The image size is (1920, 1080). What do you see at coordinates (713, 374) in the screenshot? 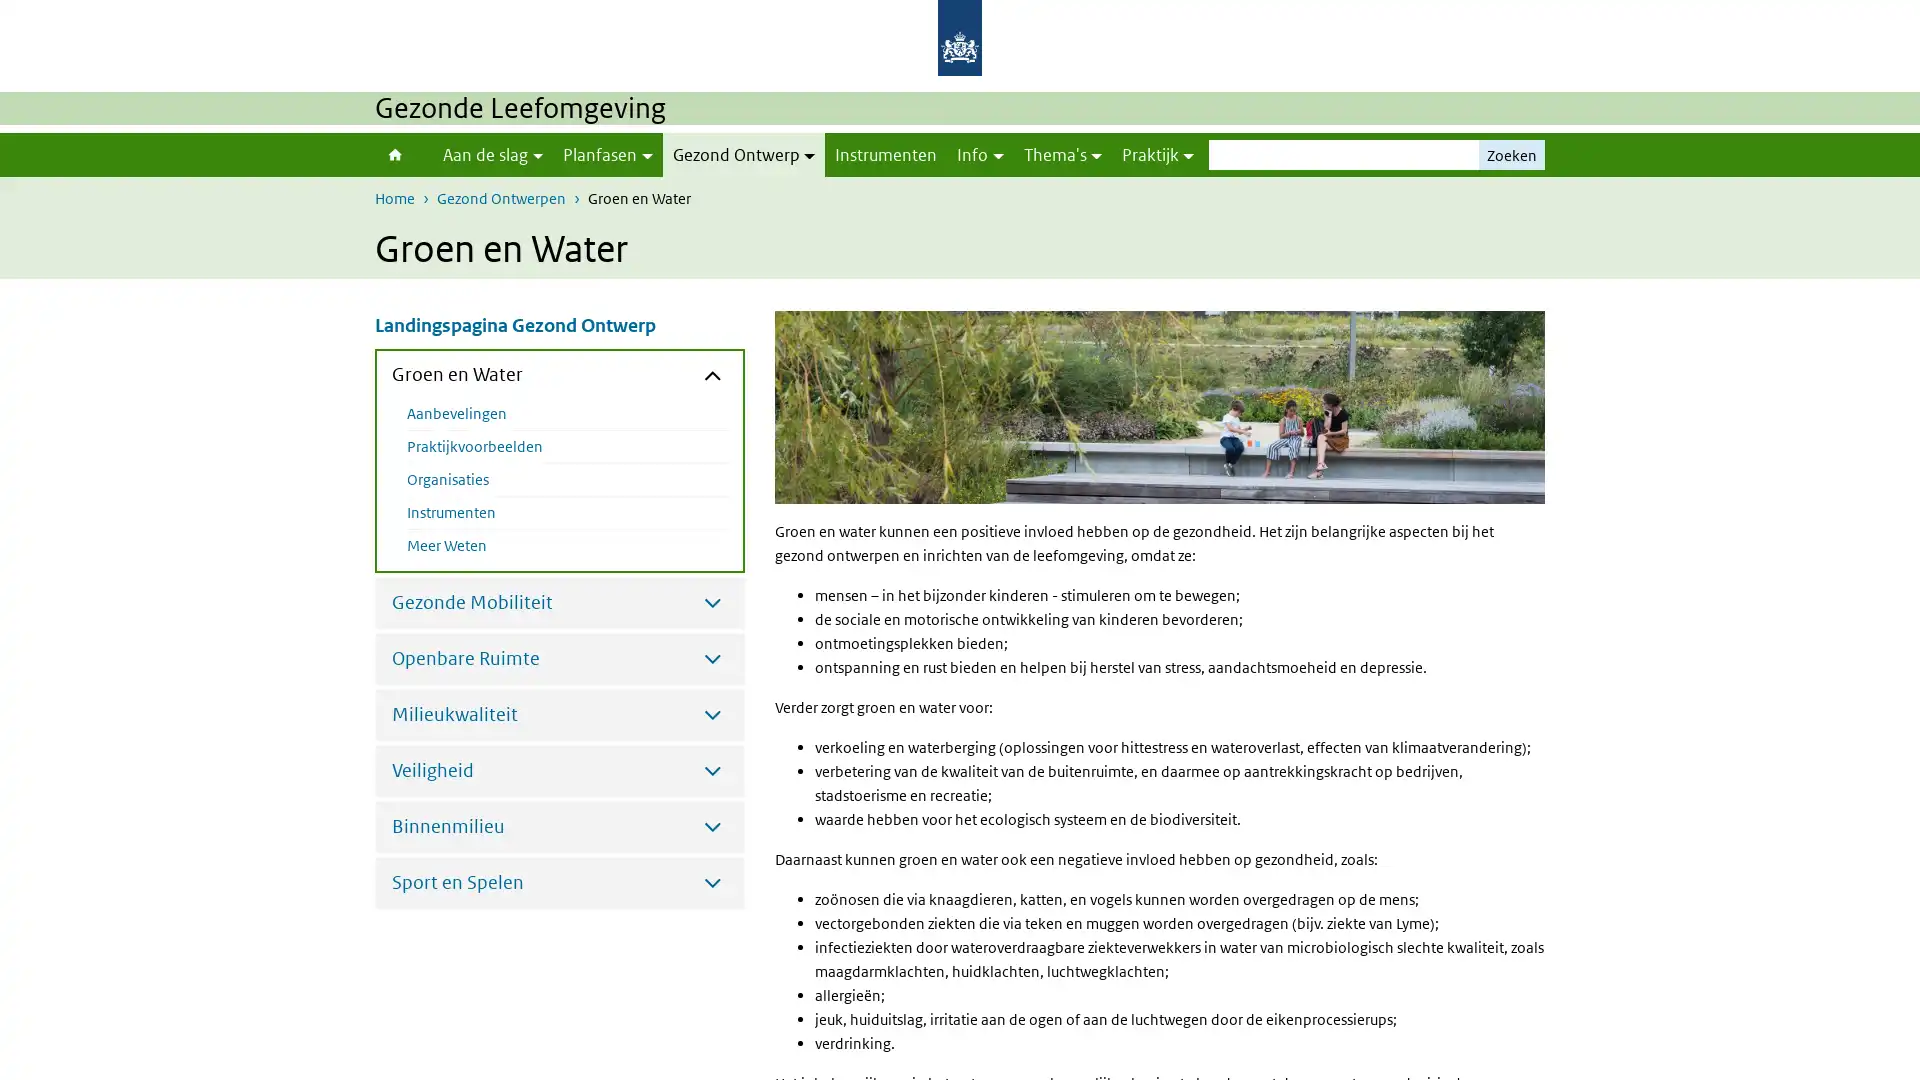
I see `Submenu sluiten` at bounding box center [713, 374].